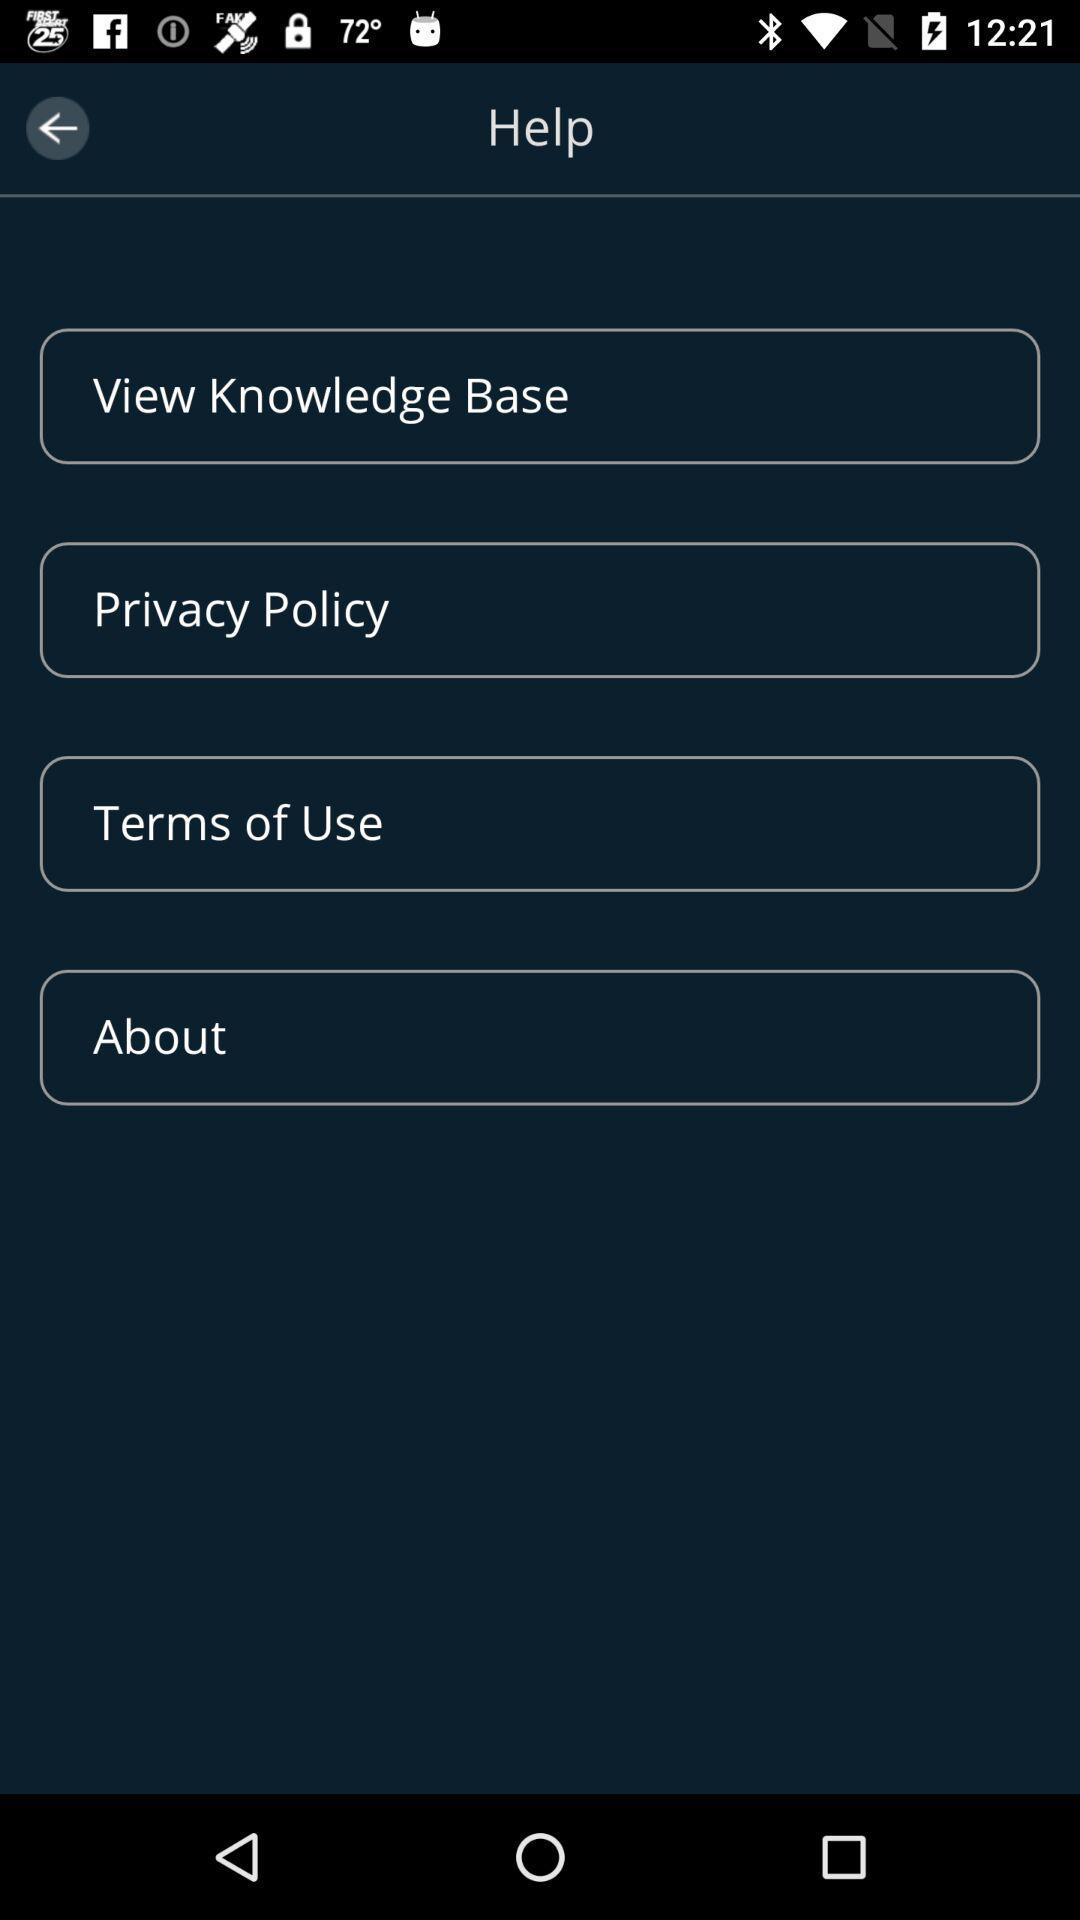 This screenshot has width=1080, height=1920. What do you see at coordinates (56, 127) in the screenshot?
I see `the arrow_backward icon` at bounding box center [56, 127].